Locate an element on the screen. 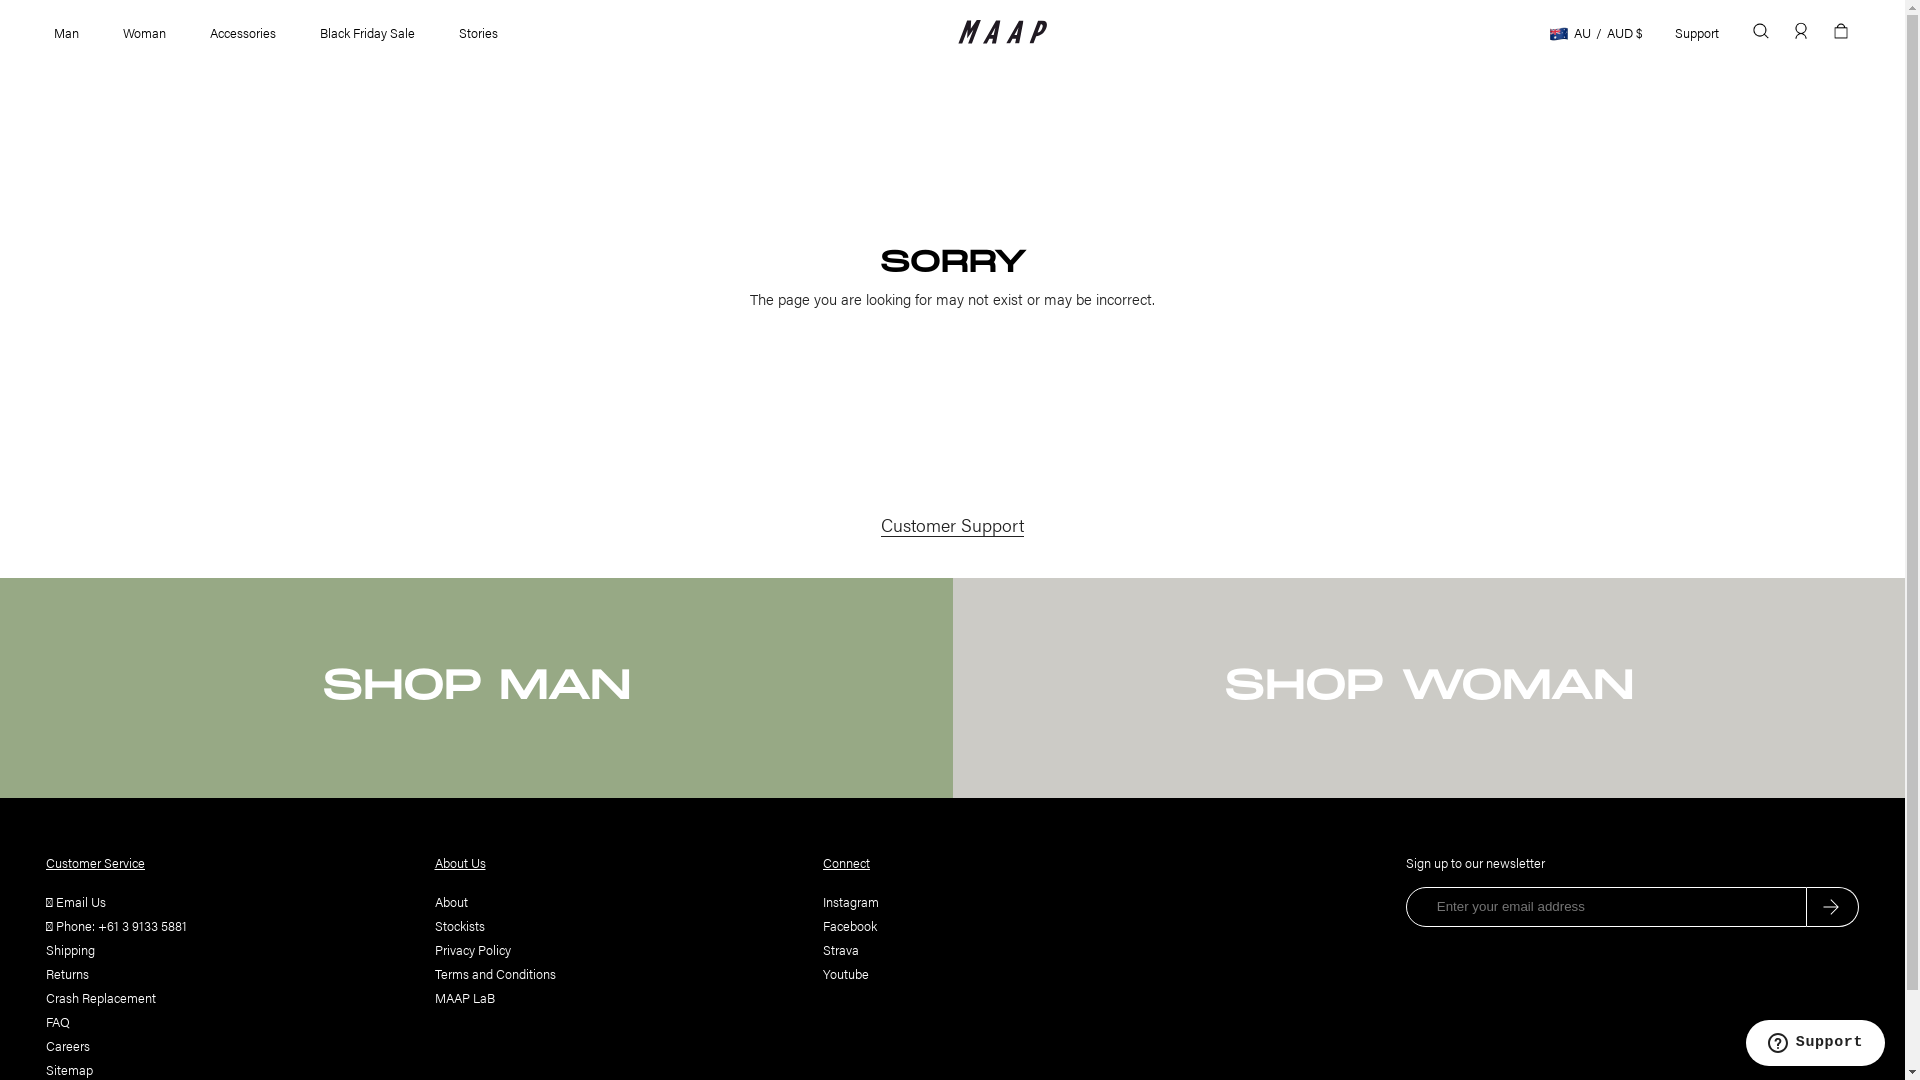  'Instagram' is located at coordinates (850, 901).